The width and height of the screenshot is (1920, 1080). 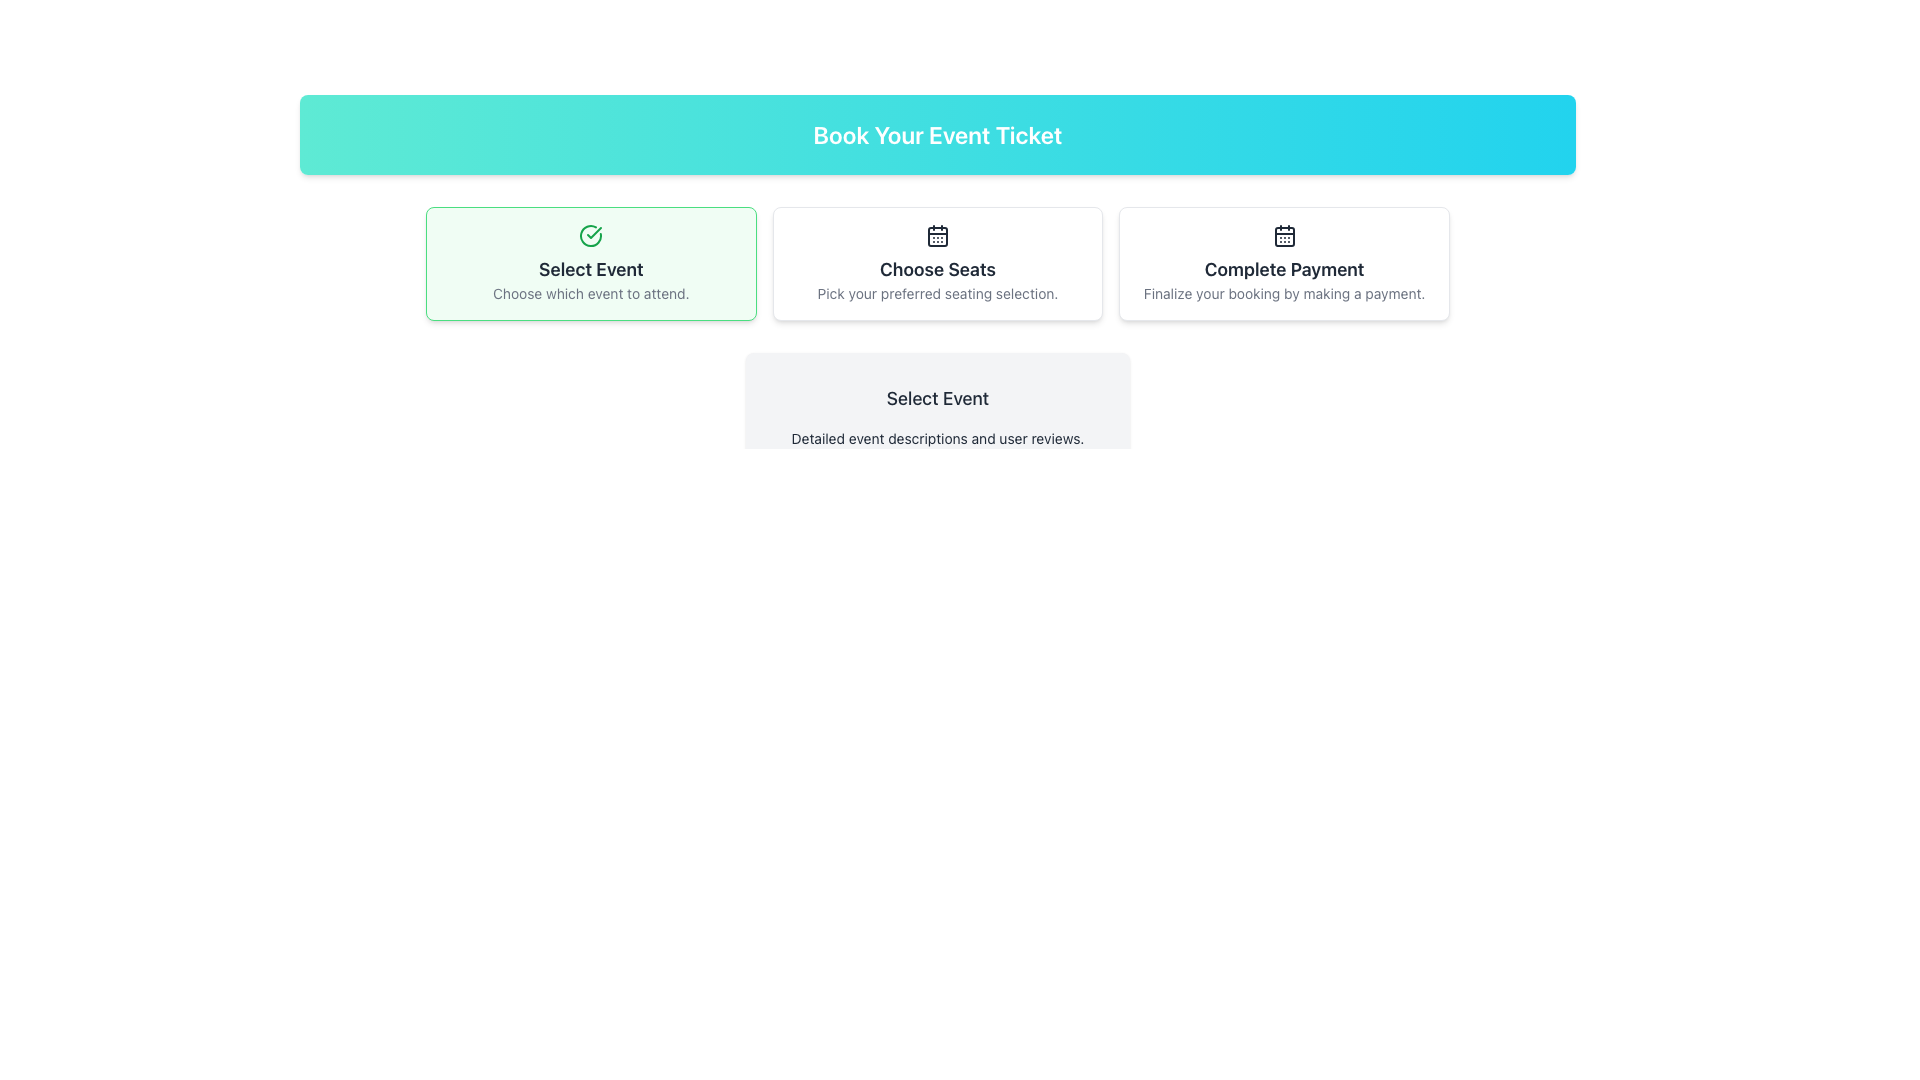 What do you see at coordinates (1284, 234) in the screenshot?
I see `the calendar icon located in the 'Complete Payment' section, which is directly above the text 'Finalize your booking by making a payment.'` at bounding box center [1284, 234].